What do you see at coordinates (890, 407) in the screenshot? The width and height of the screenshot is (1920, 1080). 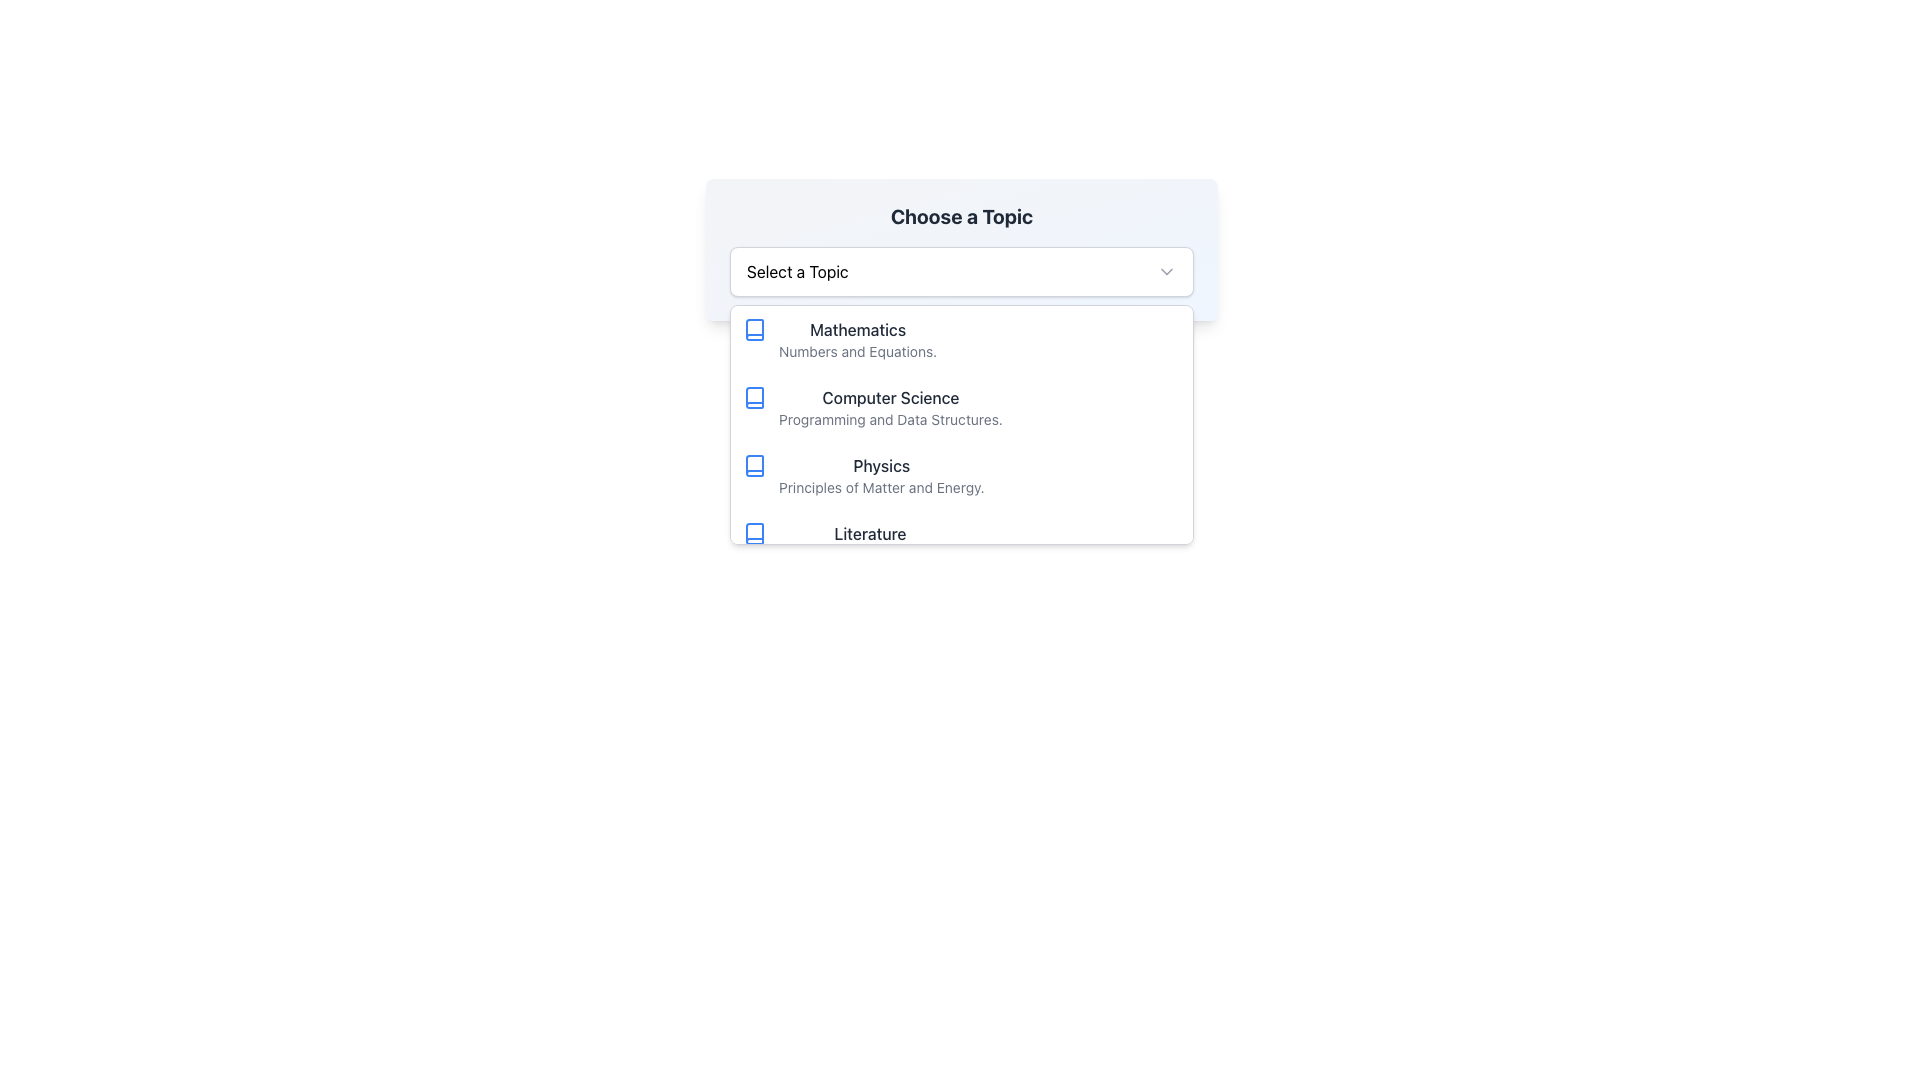 I see `the text block labeled 'Computer Science' which is the second selectable item in the list of topics` at bounding box center [890, 407].